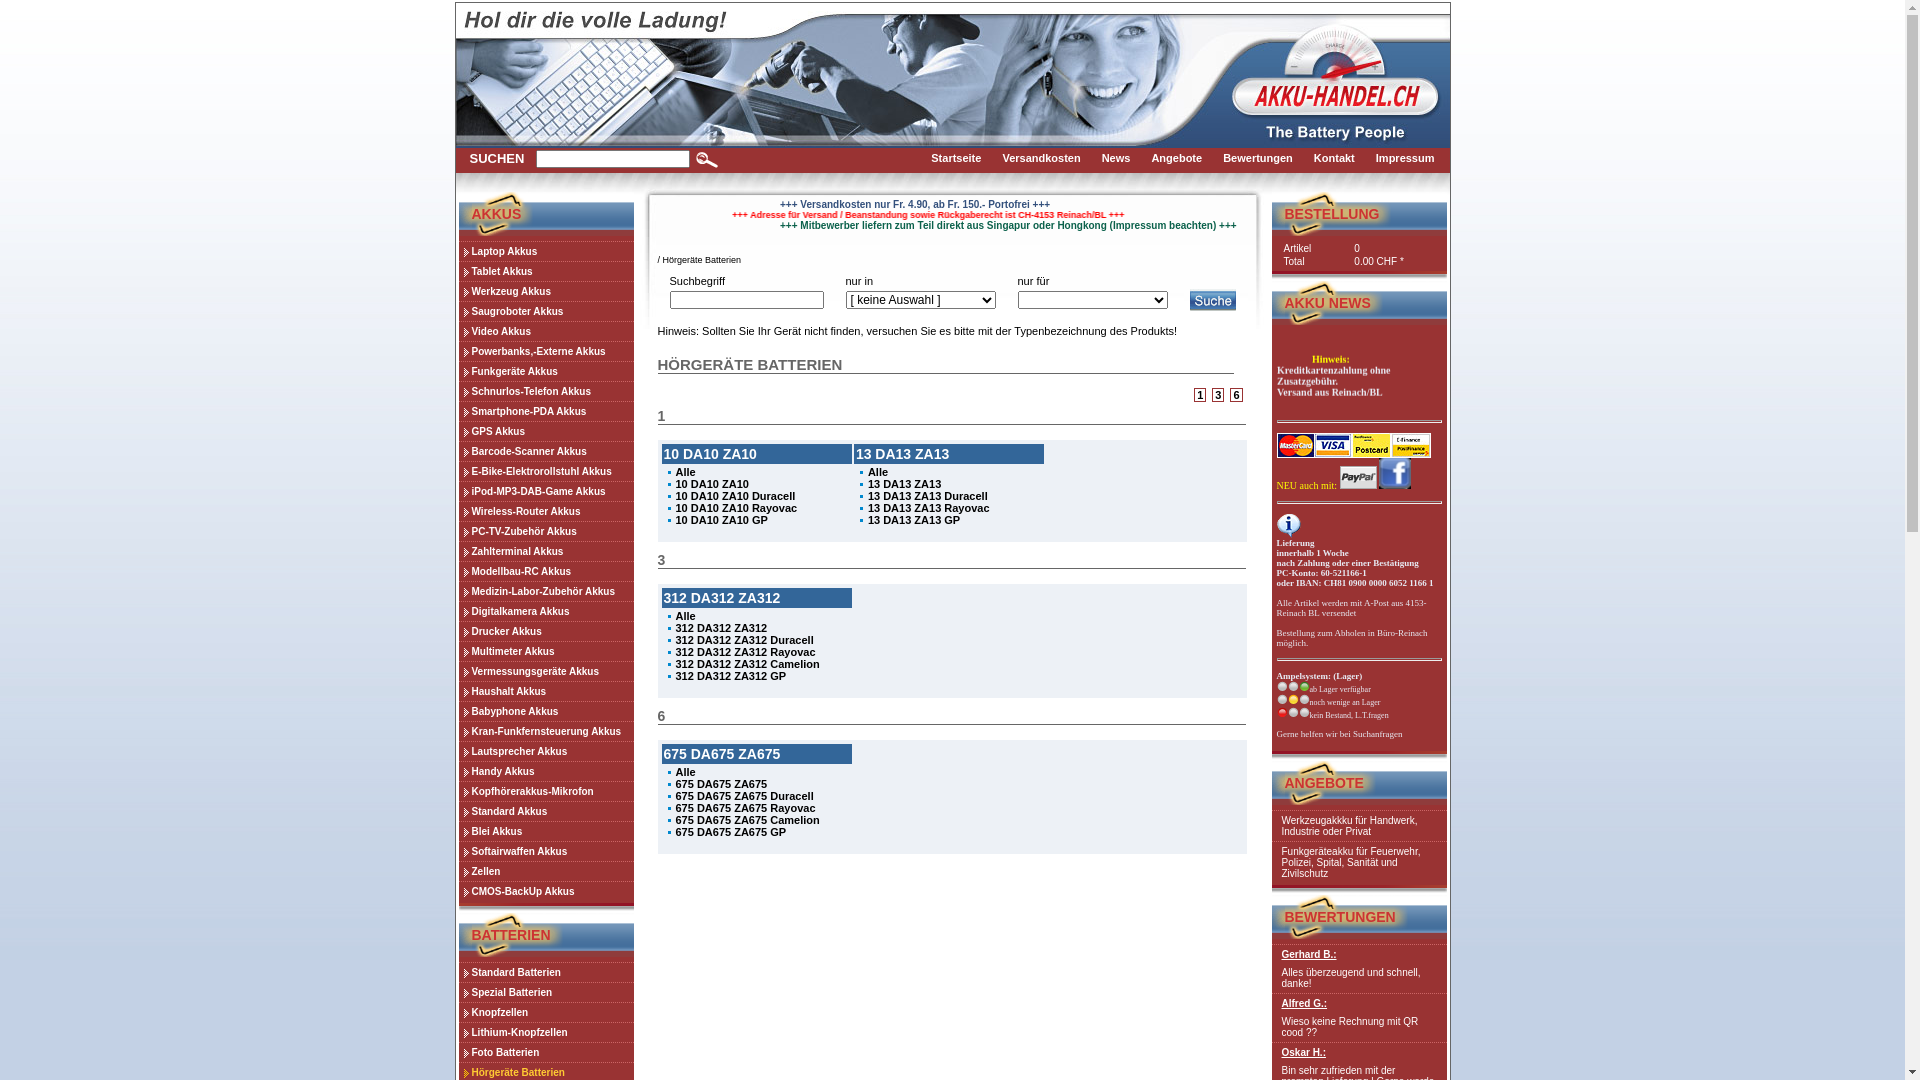 The height and width of the screenshot is (1080, 1920). What do you see at coordinates (456, 810) in the screenshot?
I see `'Standard Akkus'` at bounding box center [456, 810].